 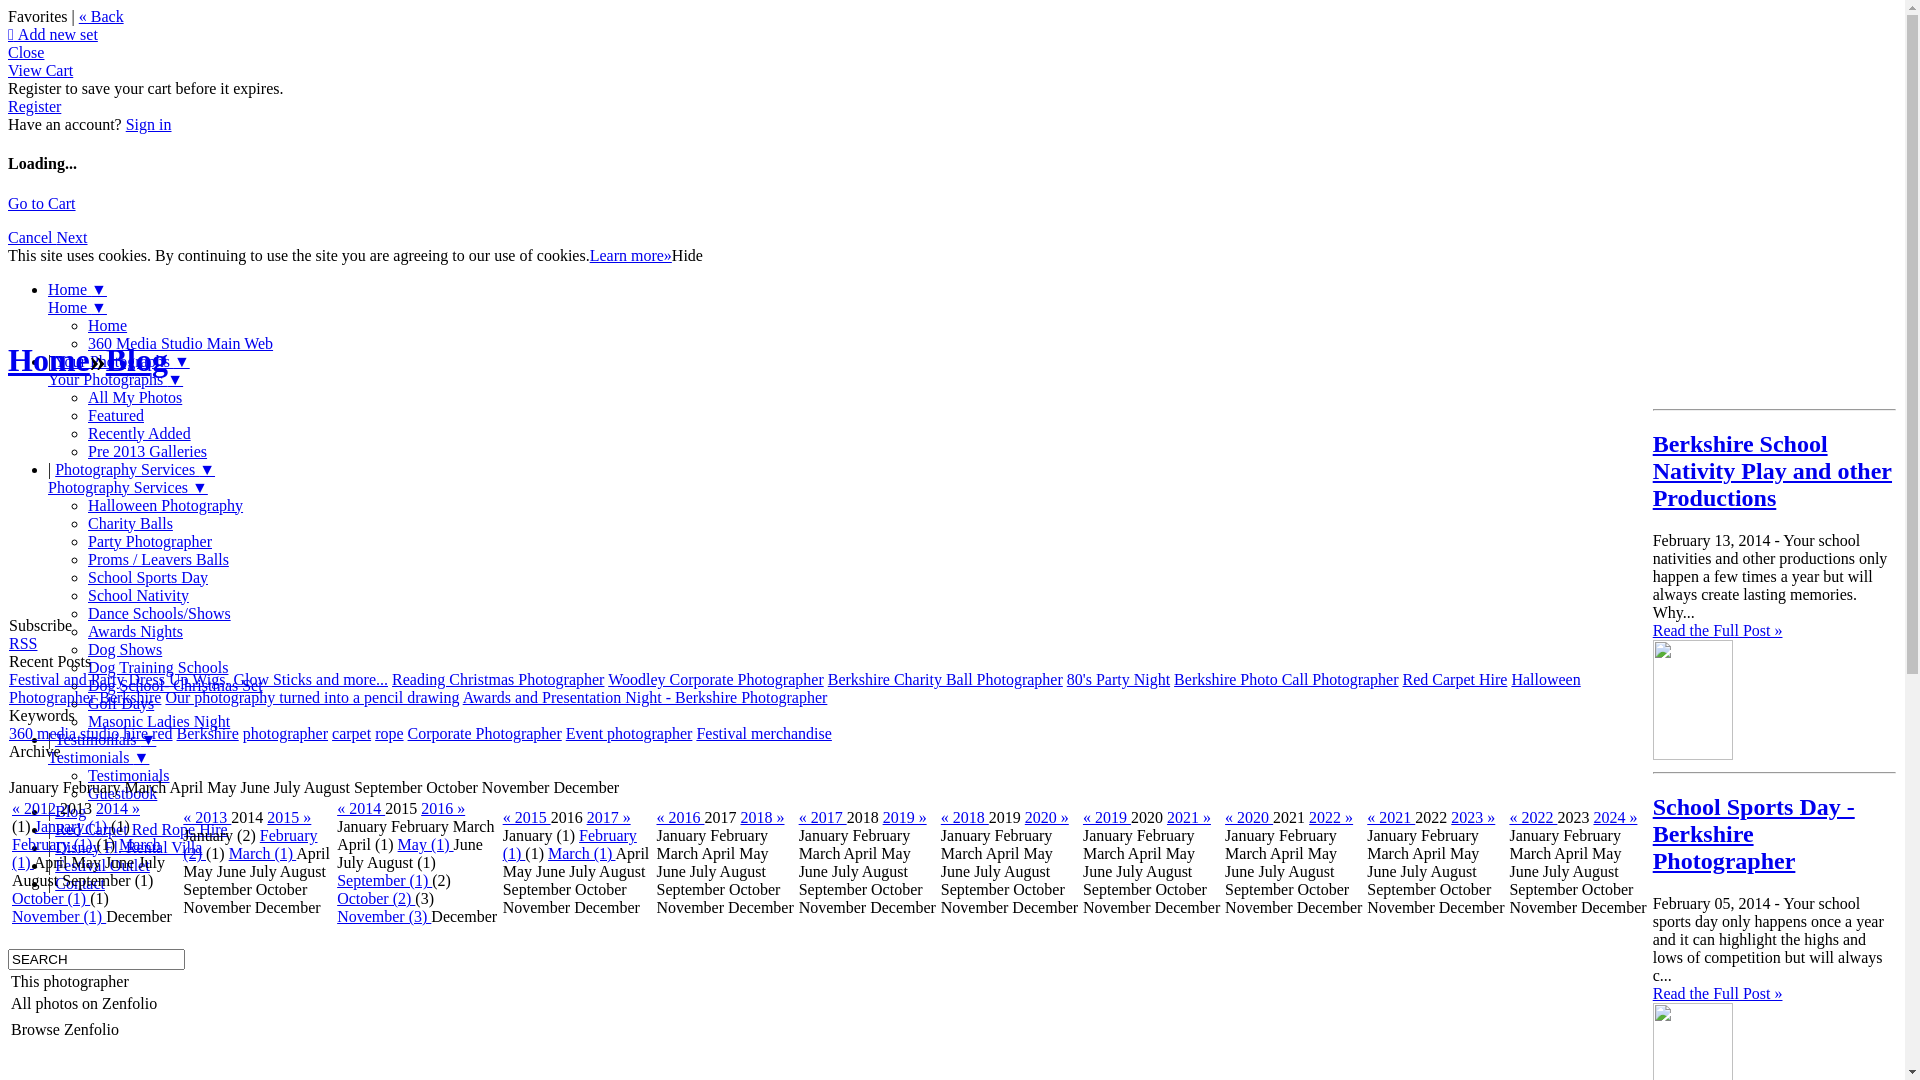 What do you see at coordinates (148, 541) in the screenshot?
I see `'Party Photographer'` at bounding box center [148, 541].